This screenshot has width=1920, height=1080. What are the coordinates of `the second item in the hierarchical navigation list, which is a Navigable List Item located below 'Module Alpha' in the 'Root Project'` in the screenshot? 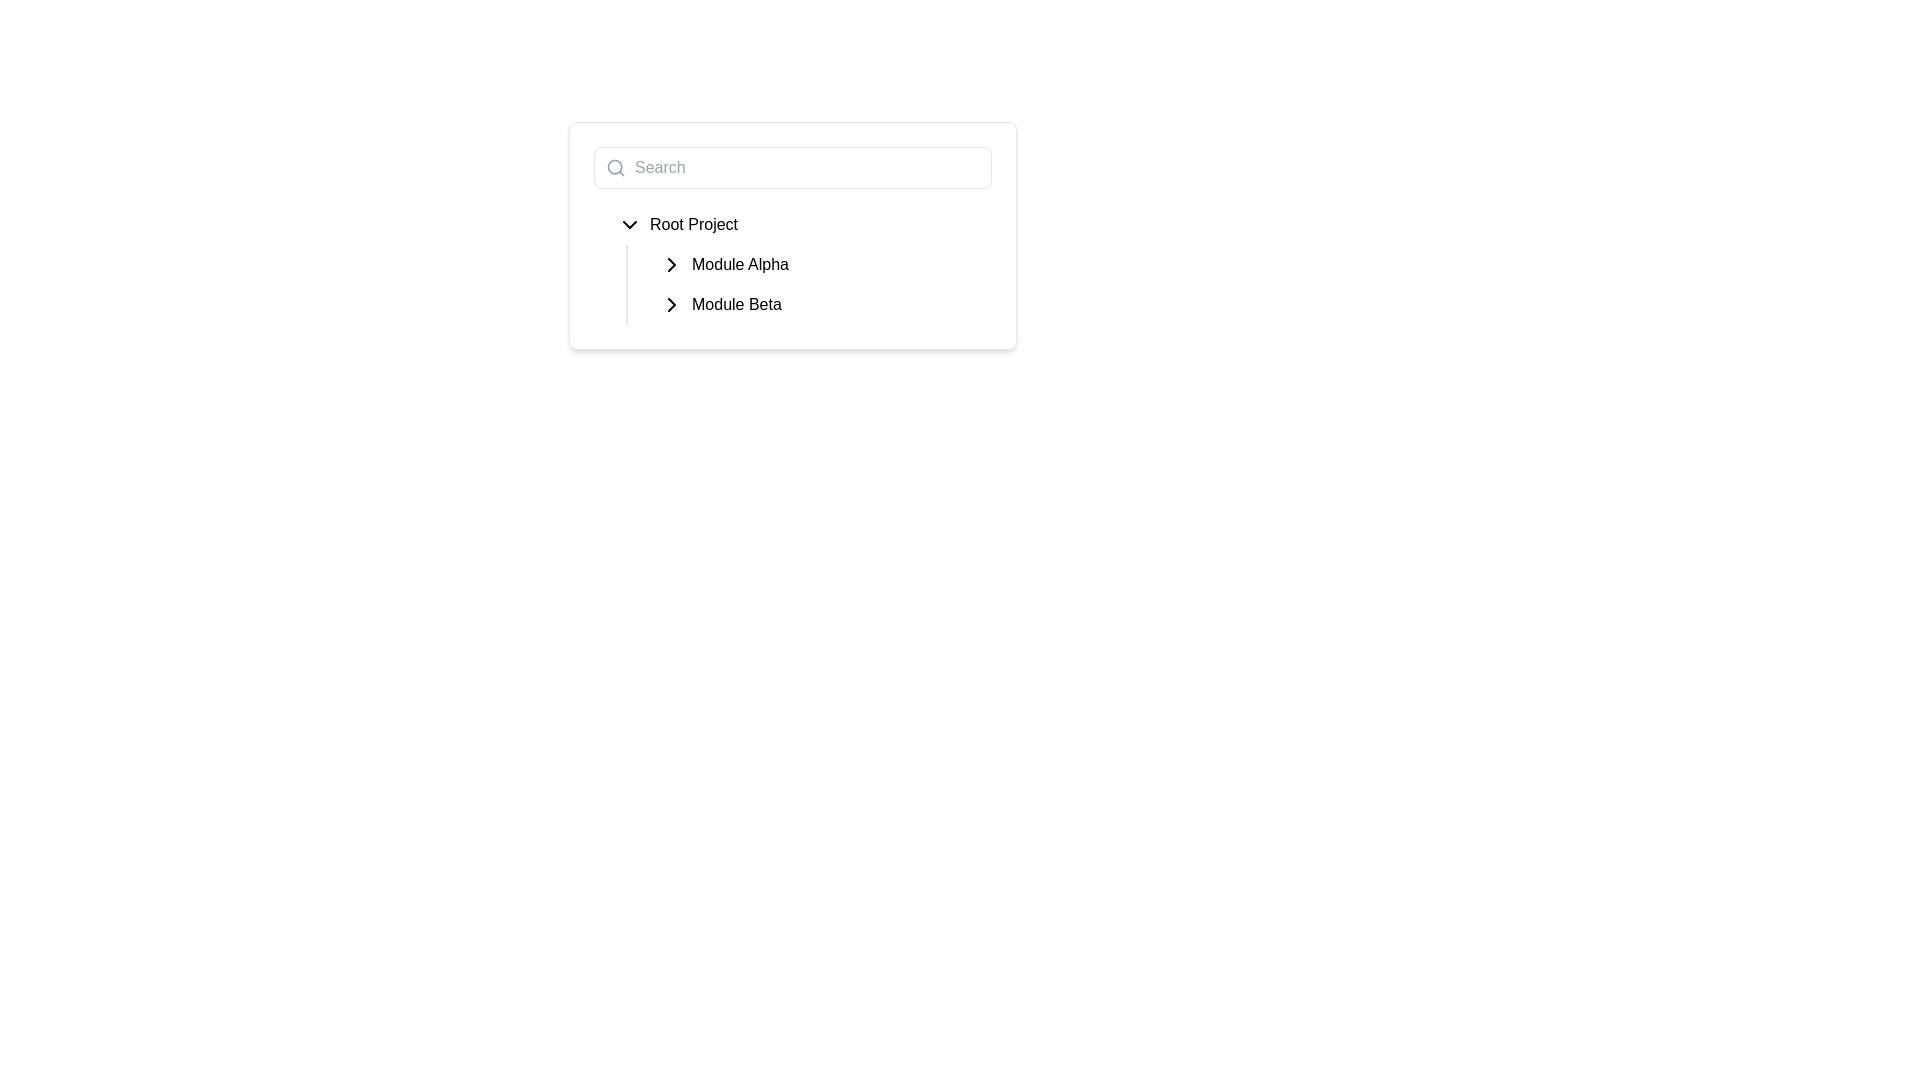 It's located at (821, 304).